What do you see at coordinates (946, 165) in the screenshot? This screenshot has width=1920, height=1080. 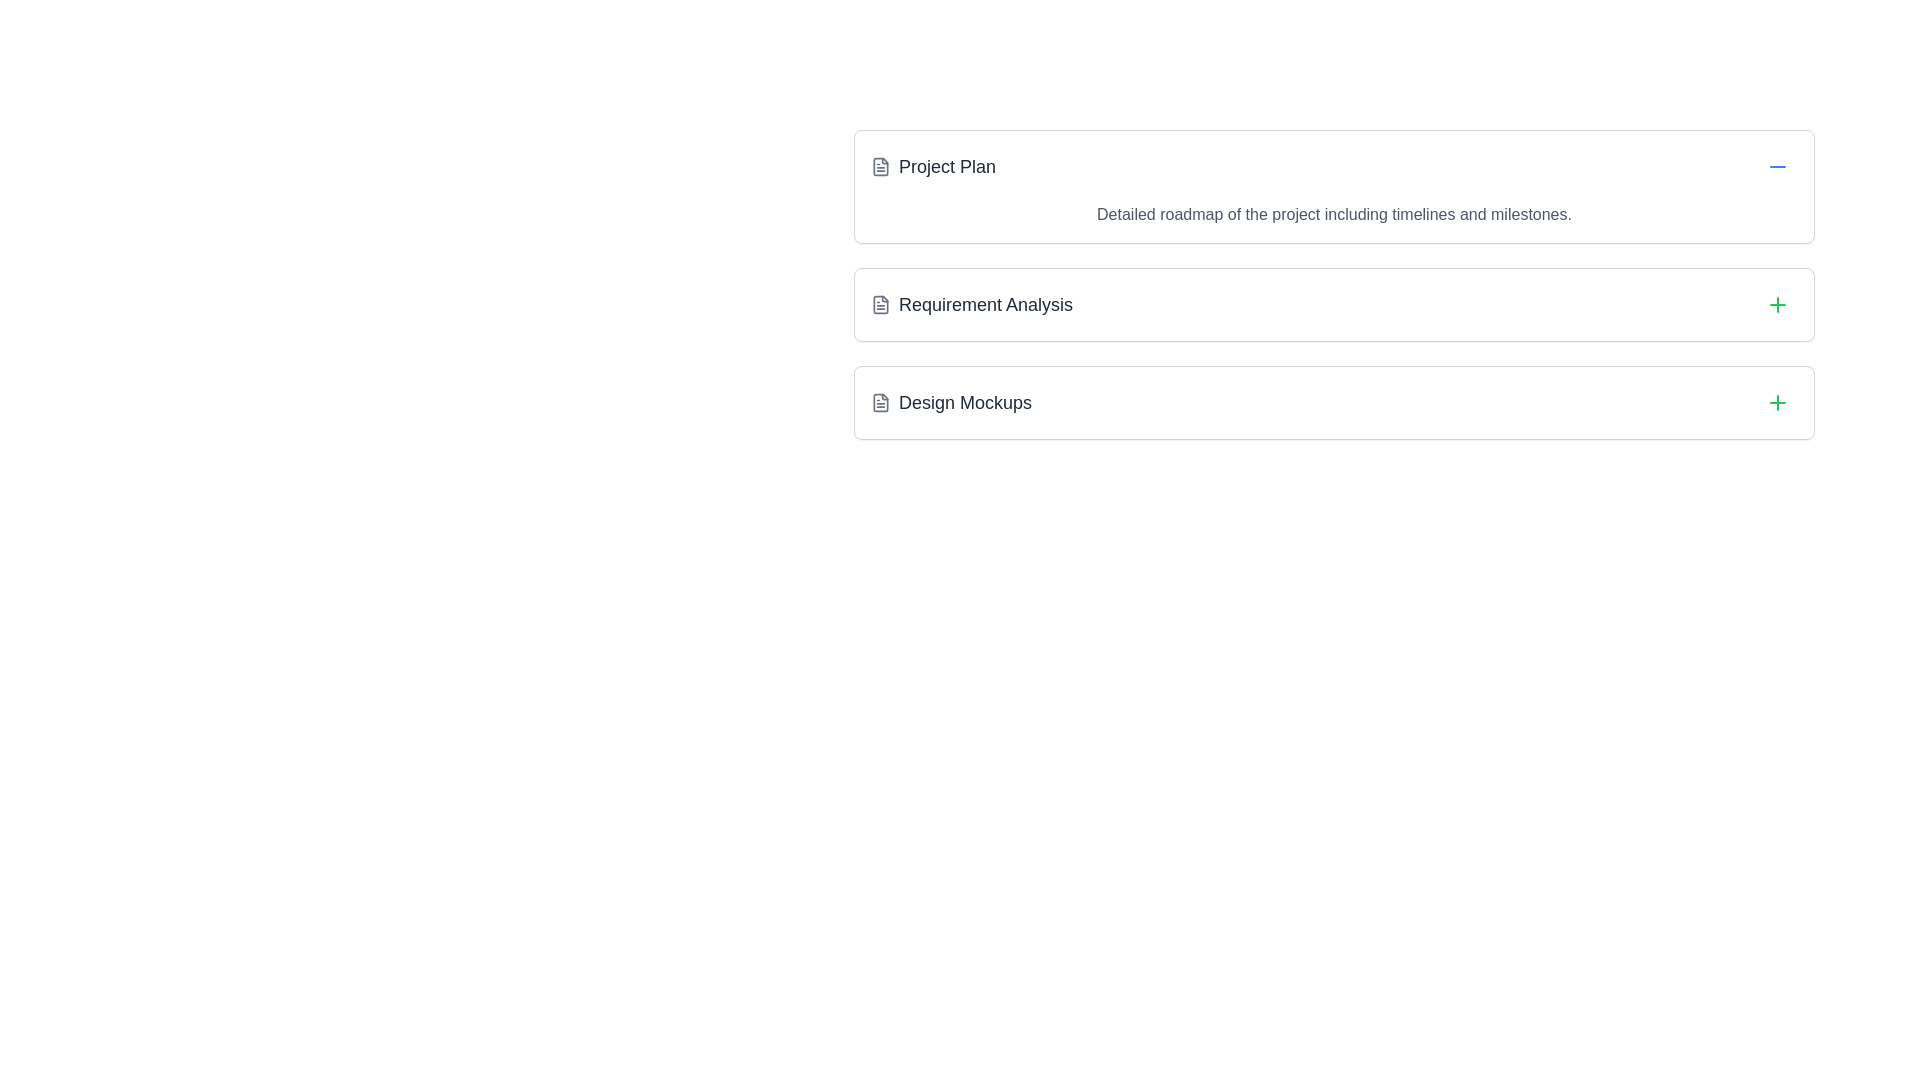 I see `the Text Label that serves as a title for the first item in a segmented list, located in the upper section next to a document icon` at bounding box center [946, 165].